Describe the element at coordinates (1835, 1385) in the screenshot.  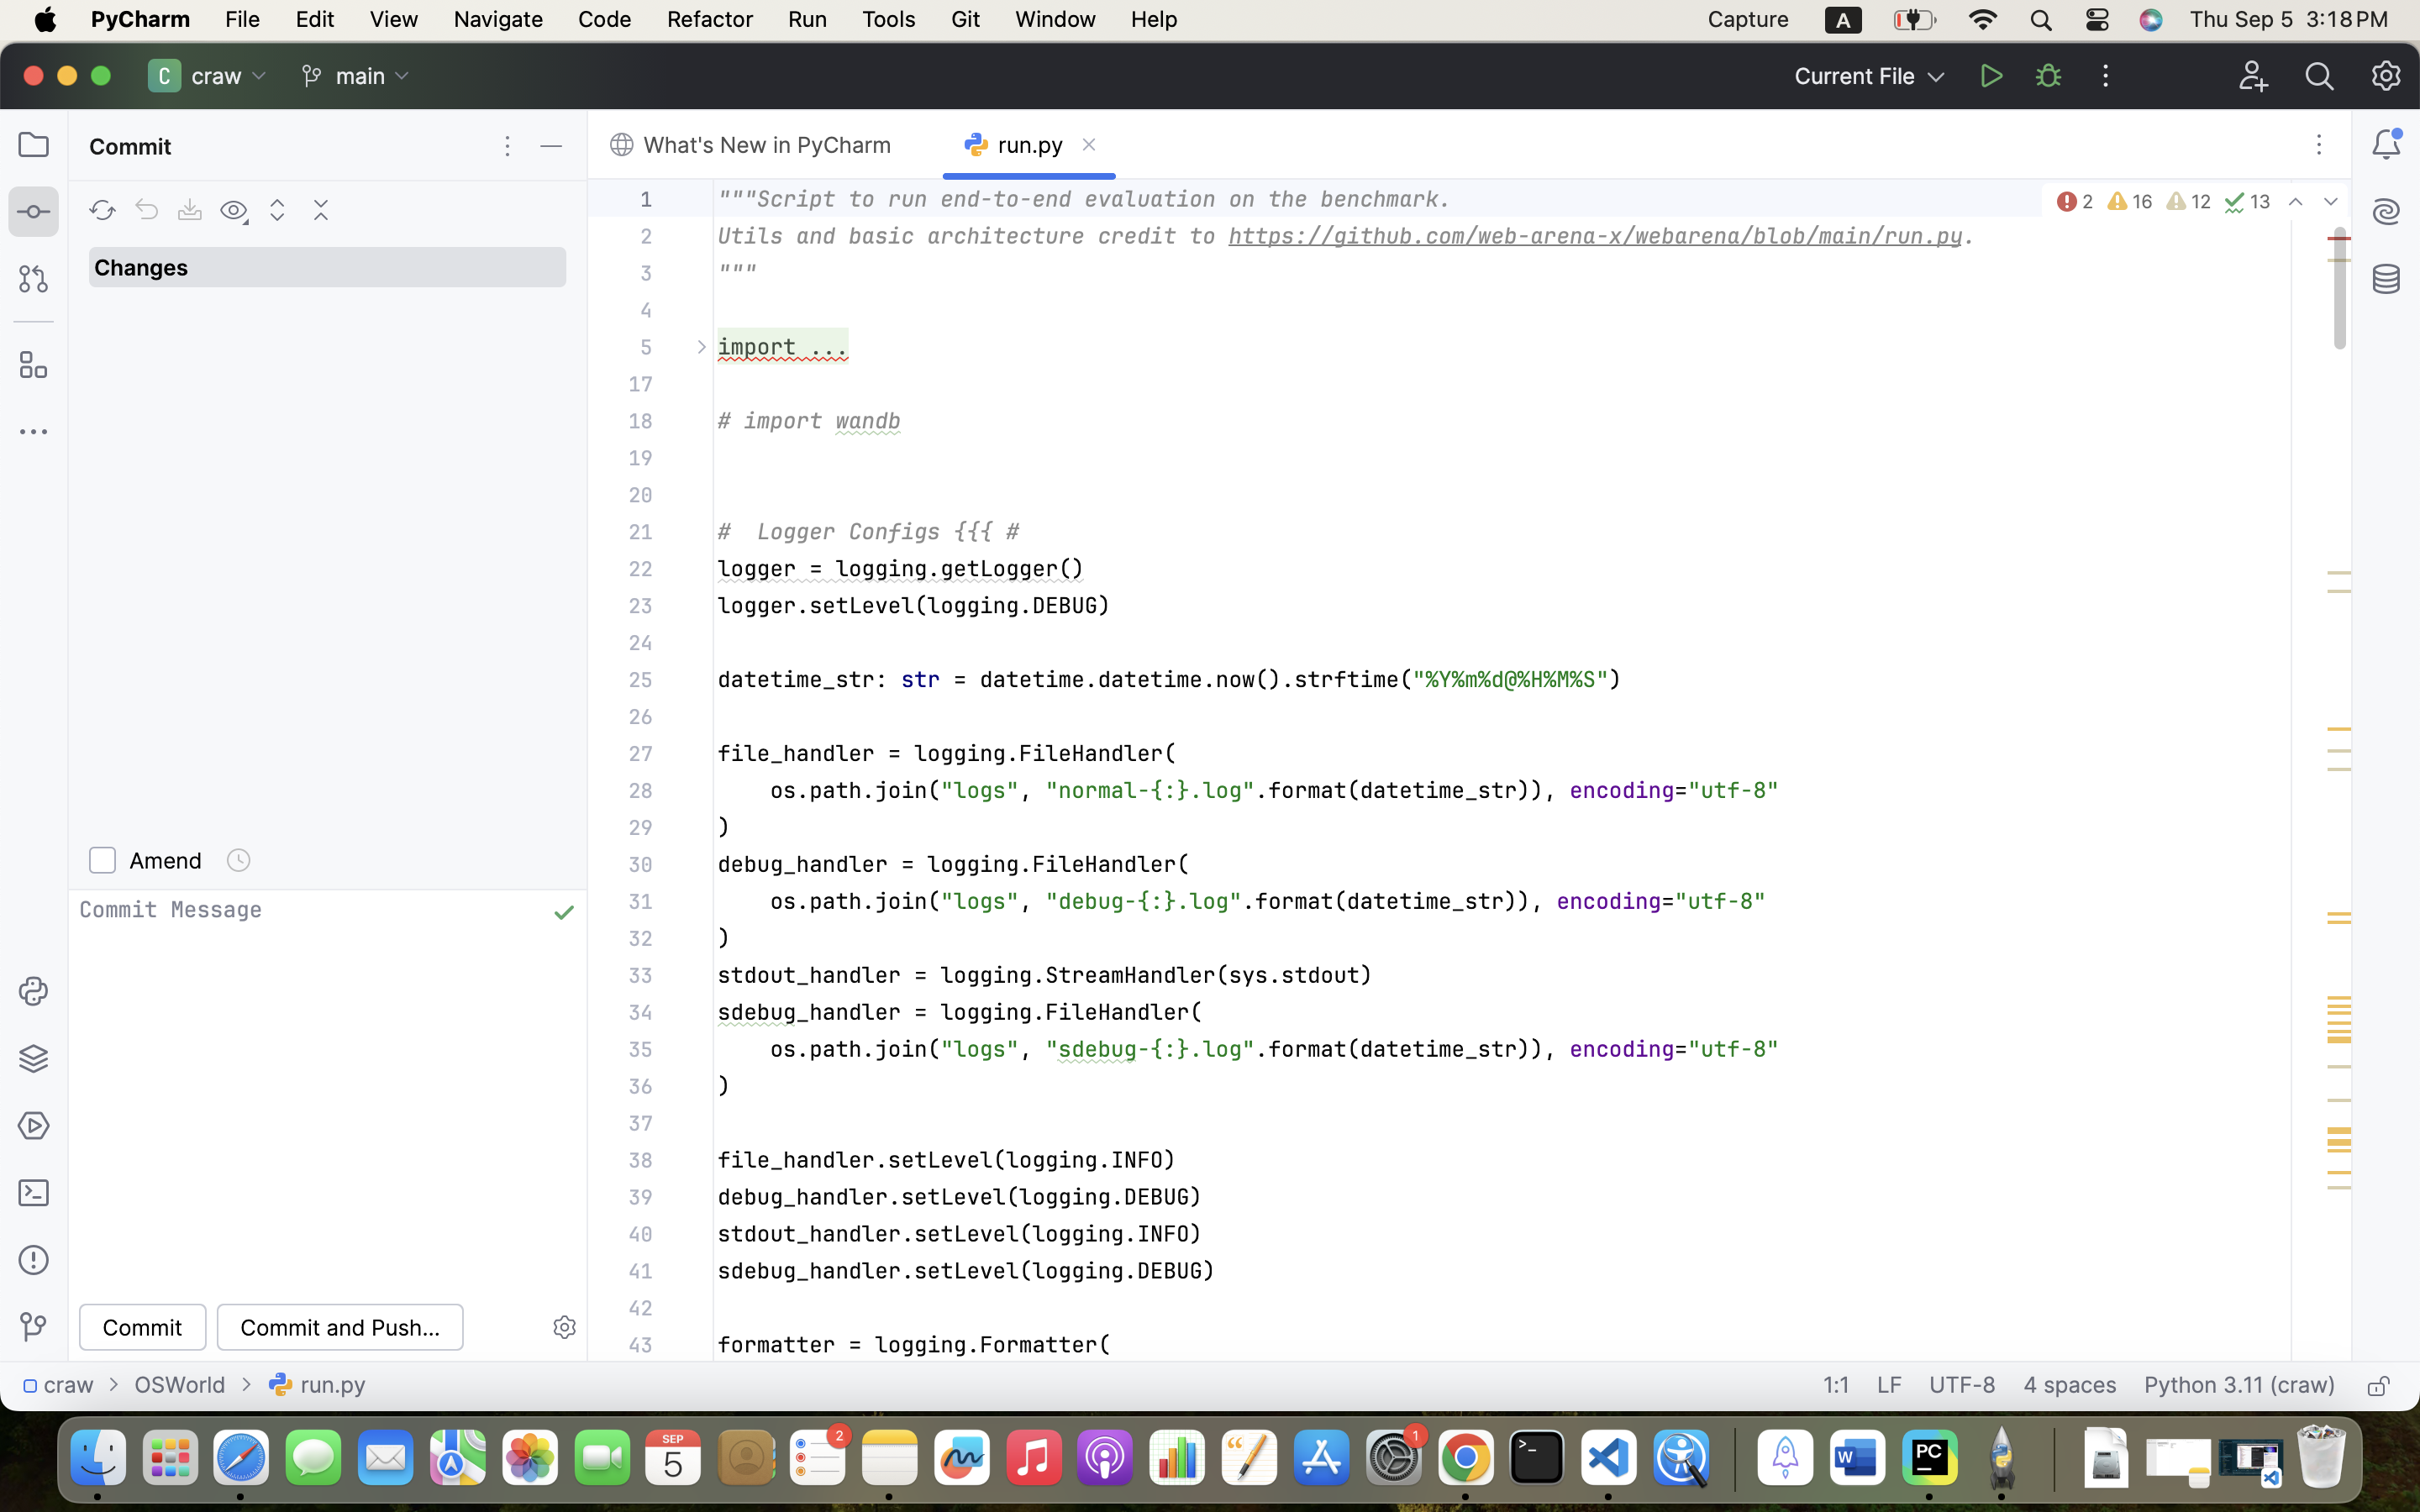
I see `'1:1'` at that location.